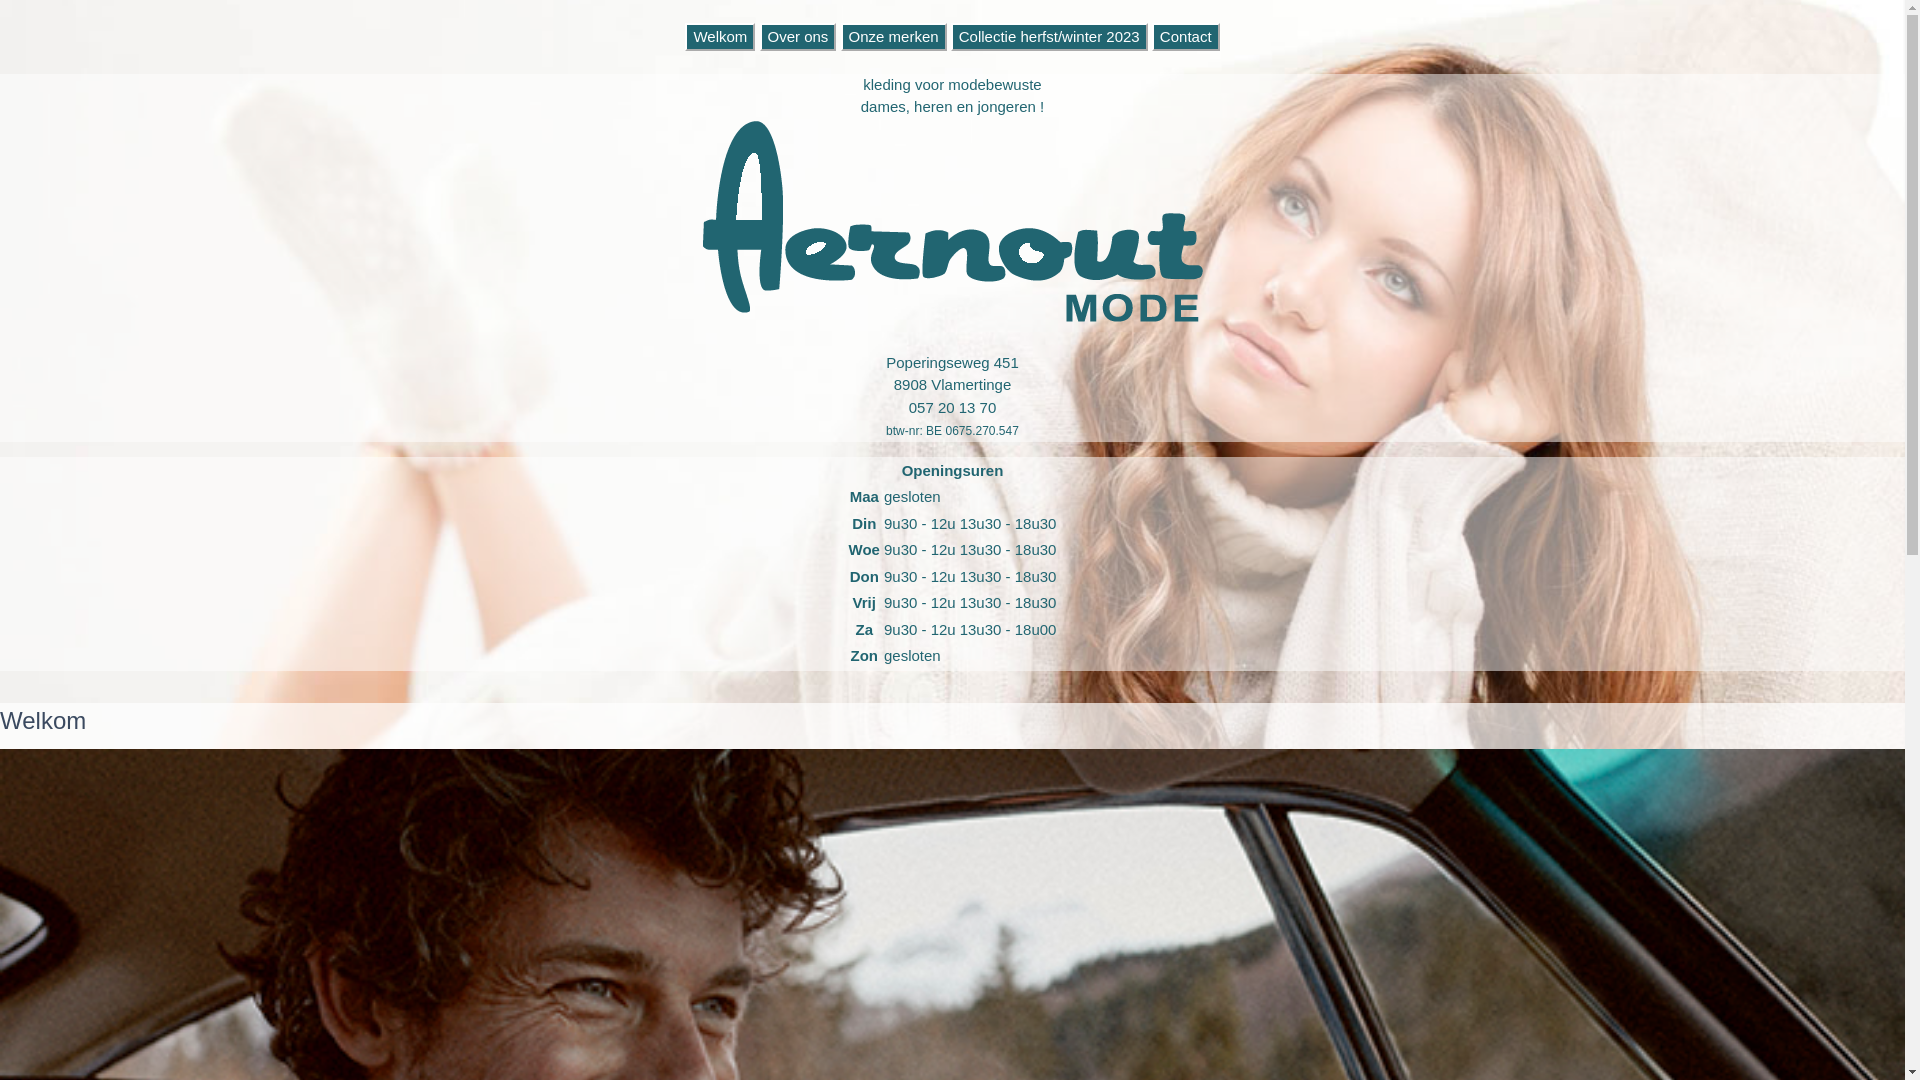 This screenshot has height=1080, width=1920. What do you see at coordinates (797, 36) in the screenshot?
I see `'Over ons'` at bounding box center [797, 36].